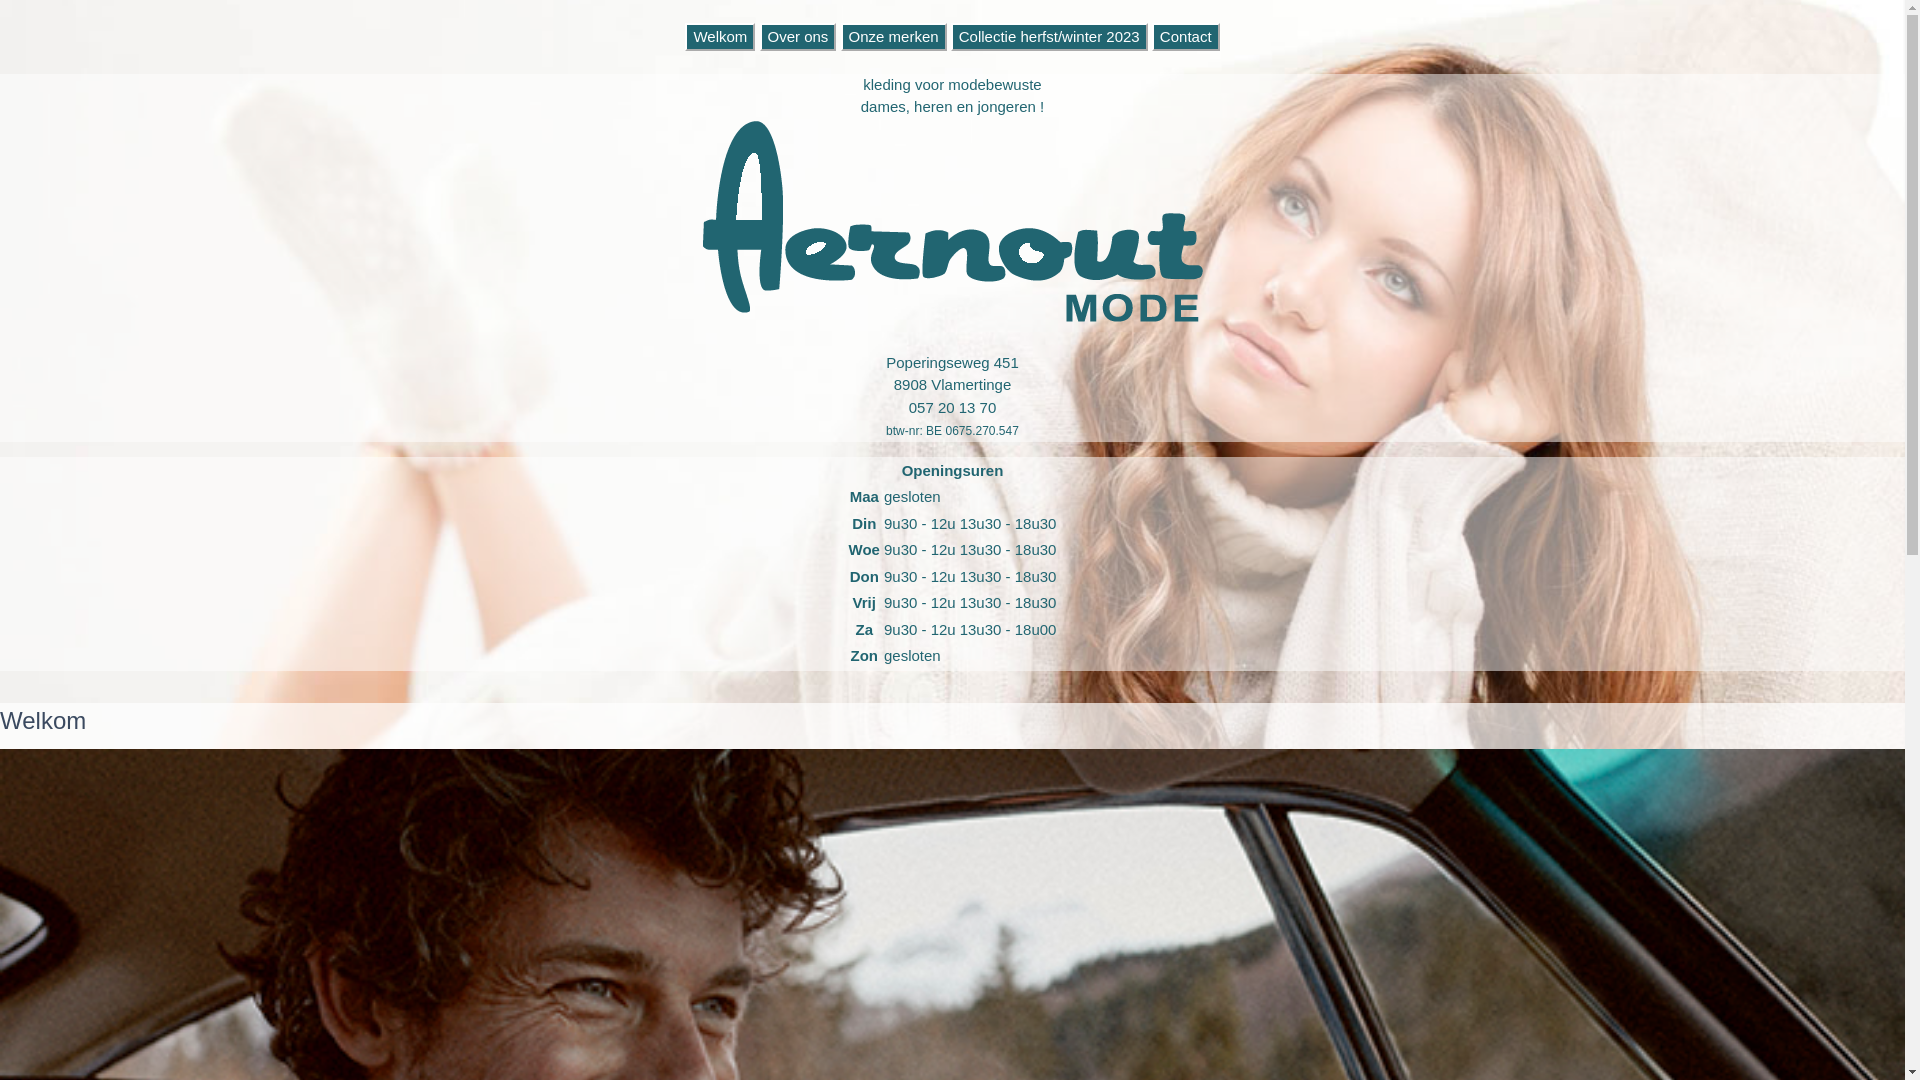 This screenshot has height=1080, width=1920. What do you see at coordinates (797, 36) in the screenshot?
I see `'Over ons'` at bounding box center [797, 36].